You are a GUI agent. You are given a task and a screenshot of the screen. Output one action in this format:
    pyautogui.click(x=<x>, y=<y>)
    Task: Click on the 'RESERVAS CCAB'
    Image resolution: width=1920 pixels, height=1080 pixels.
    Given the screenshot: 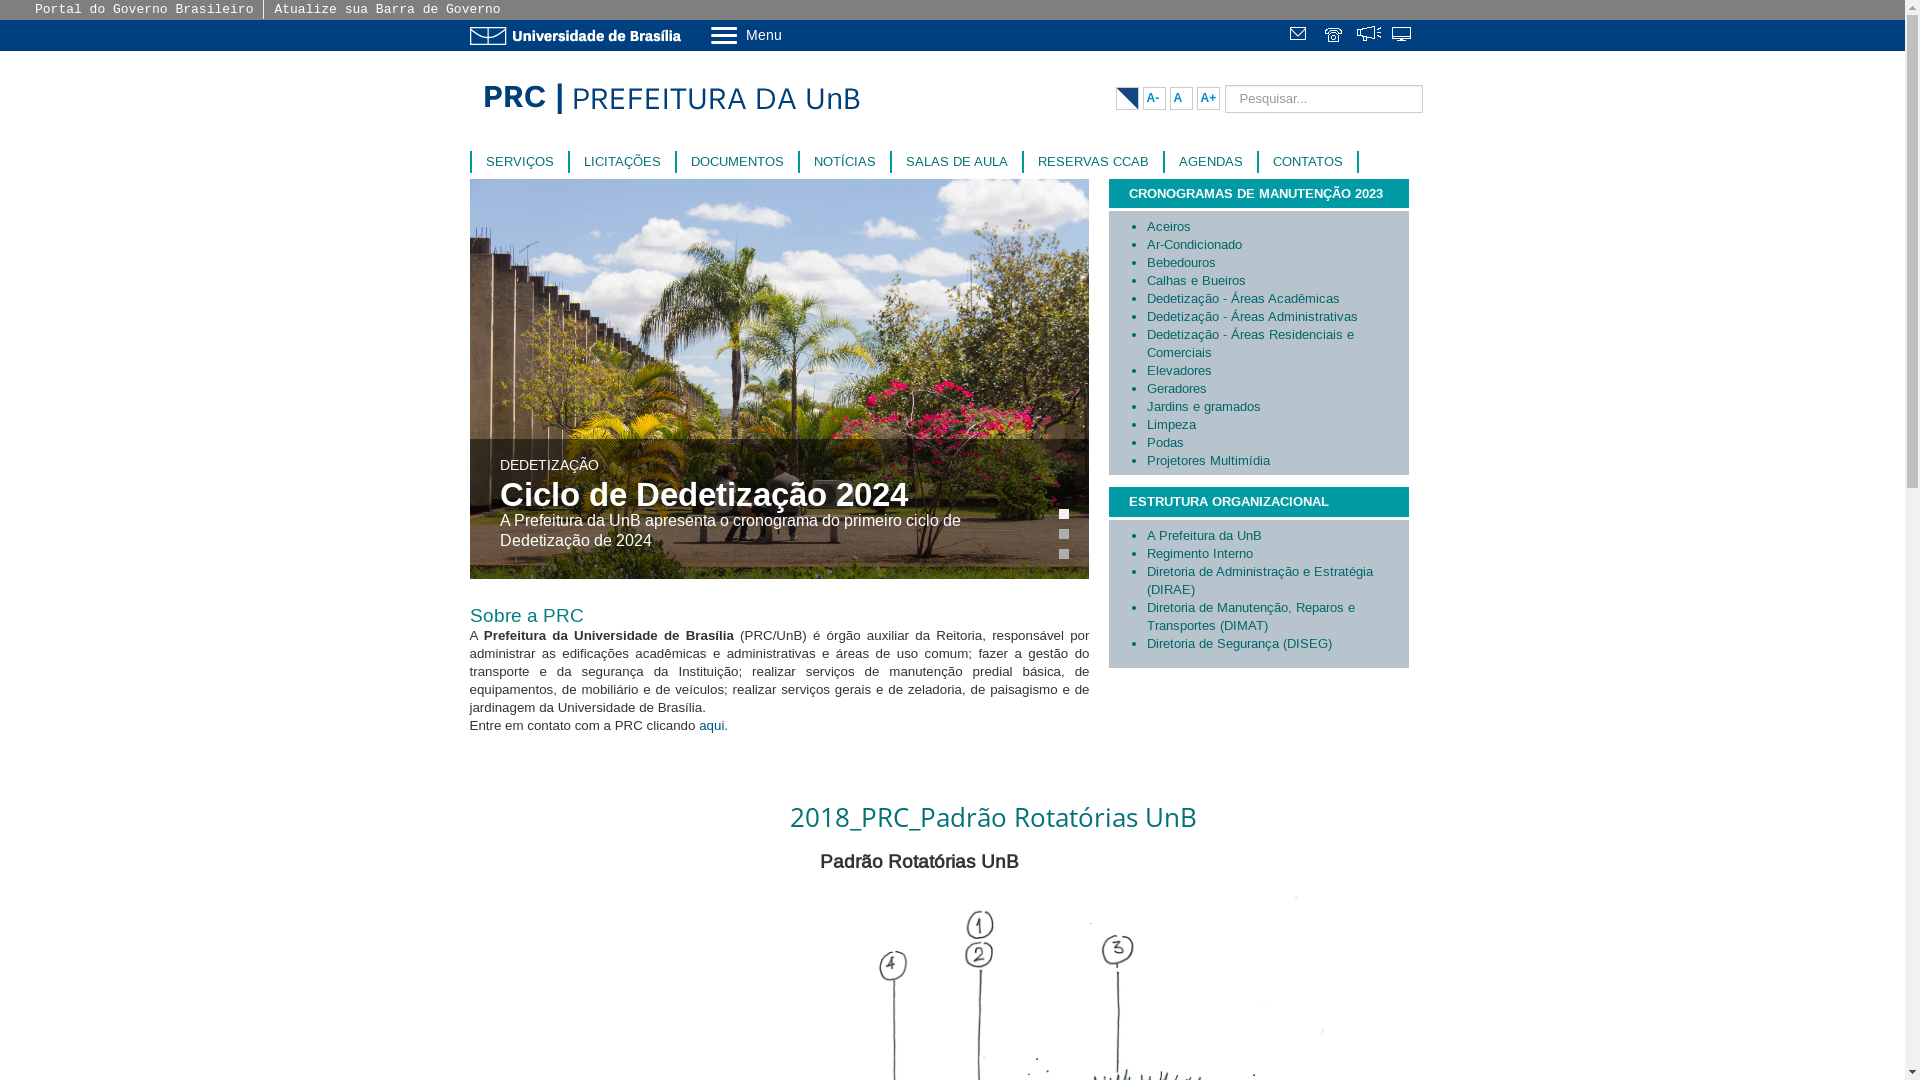 What is the action you would take?
    pyautogui.click(x=1092, y=161)
    